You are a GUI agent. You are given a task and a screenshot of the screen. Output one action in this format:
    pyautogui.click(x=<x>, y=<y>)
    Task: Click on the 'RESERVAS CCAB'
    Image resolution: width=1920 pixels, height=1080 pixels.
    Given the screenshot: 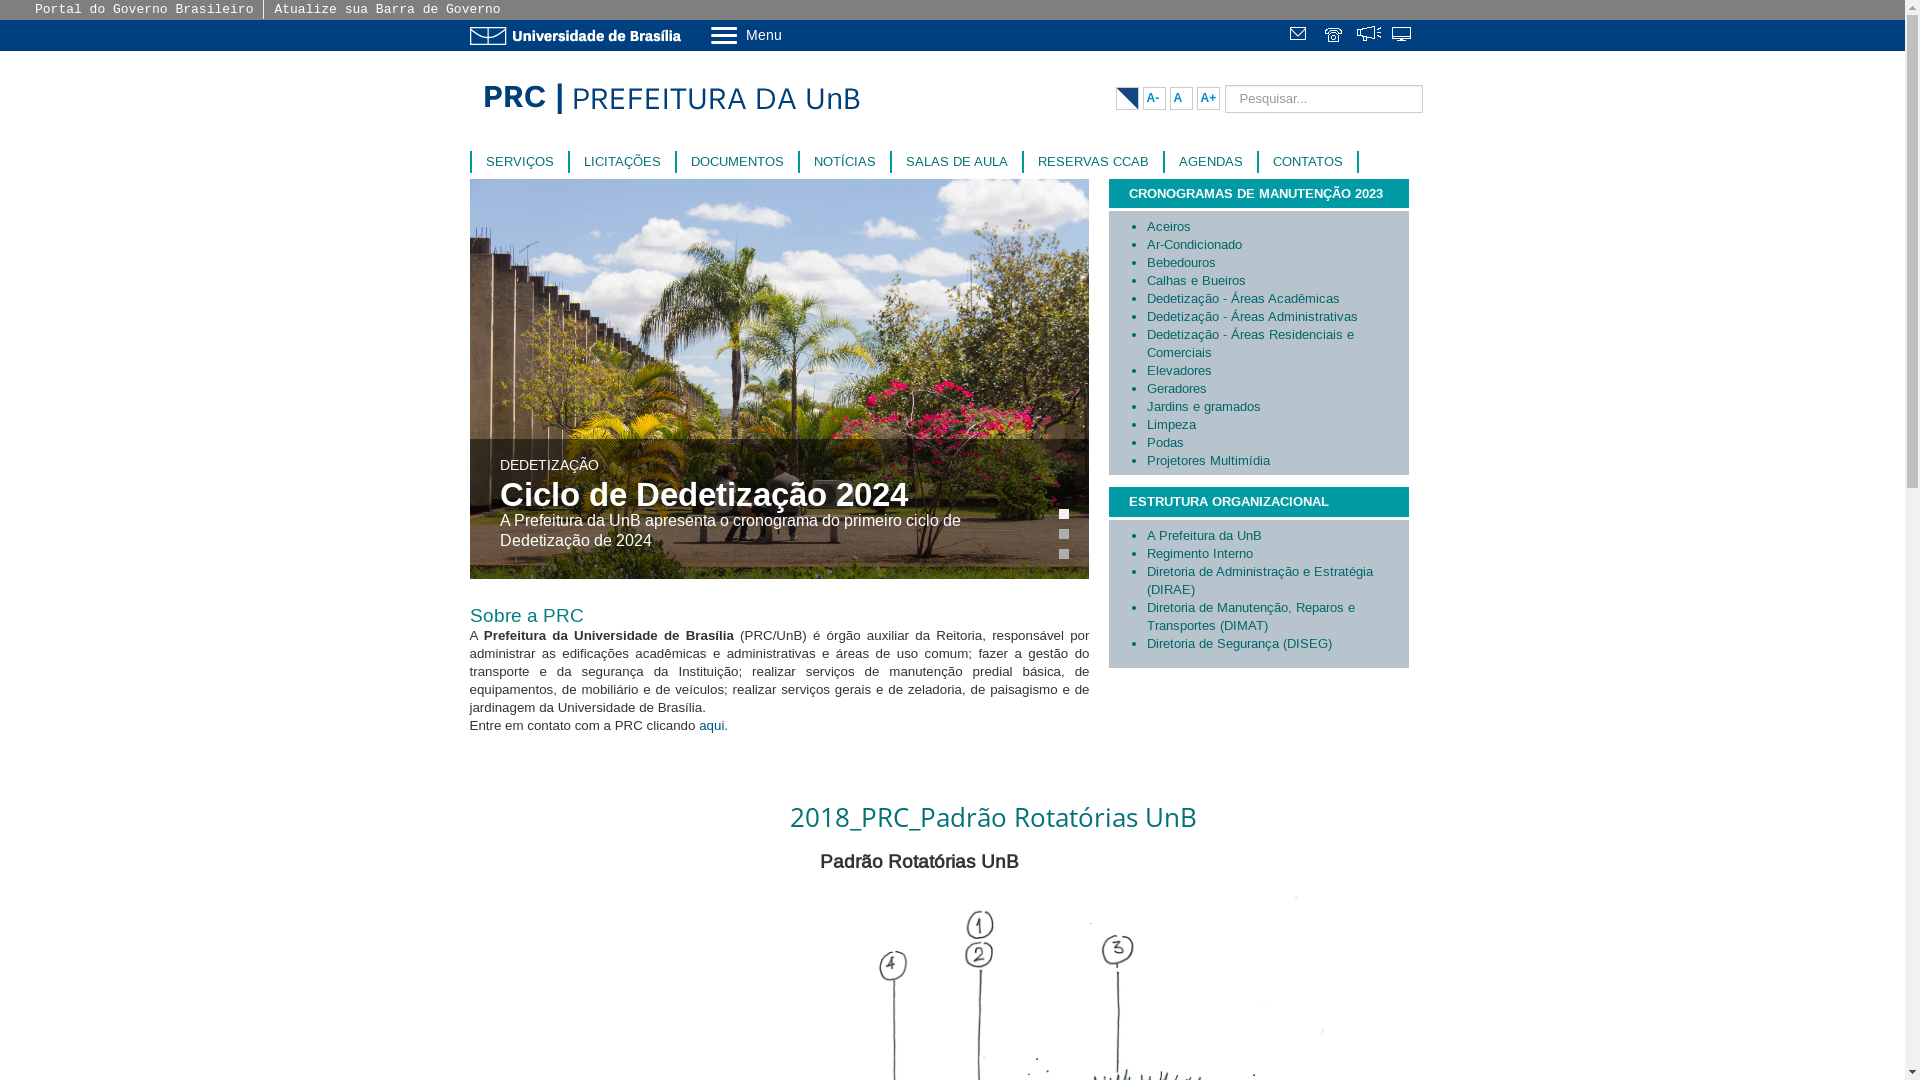 What is the action you would take?
    pyautogui.click(x=1092, y=161)
    